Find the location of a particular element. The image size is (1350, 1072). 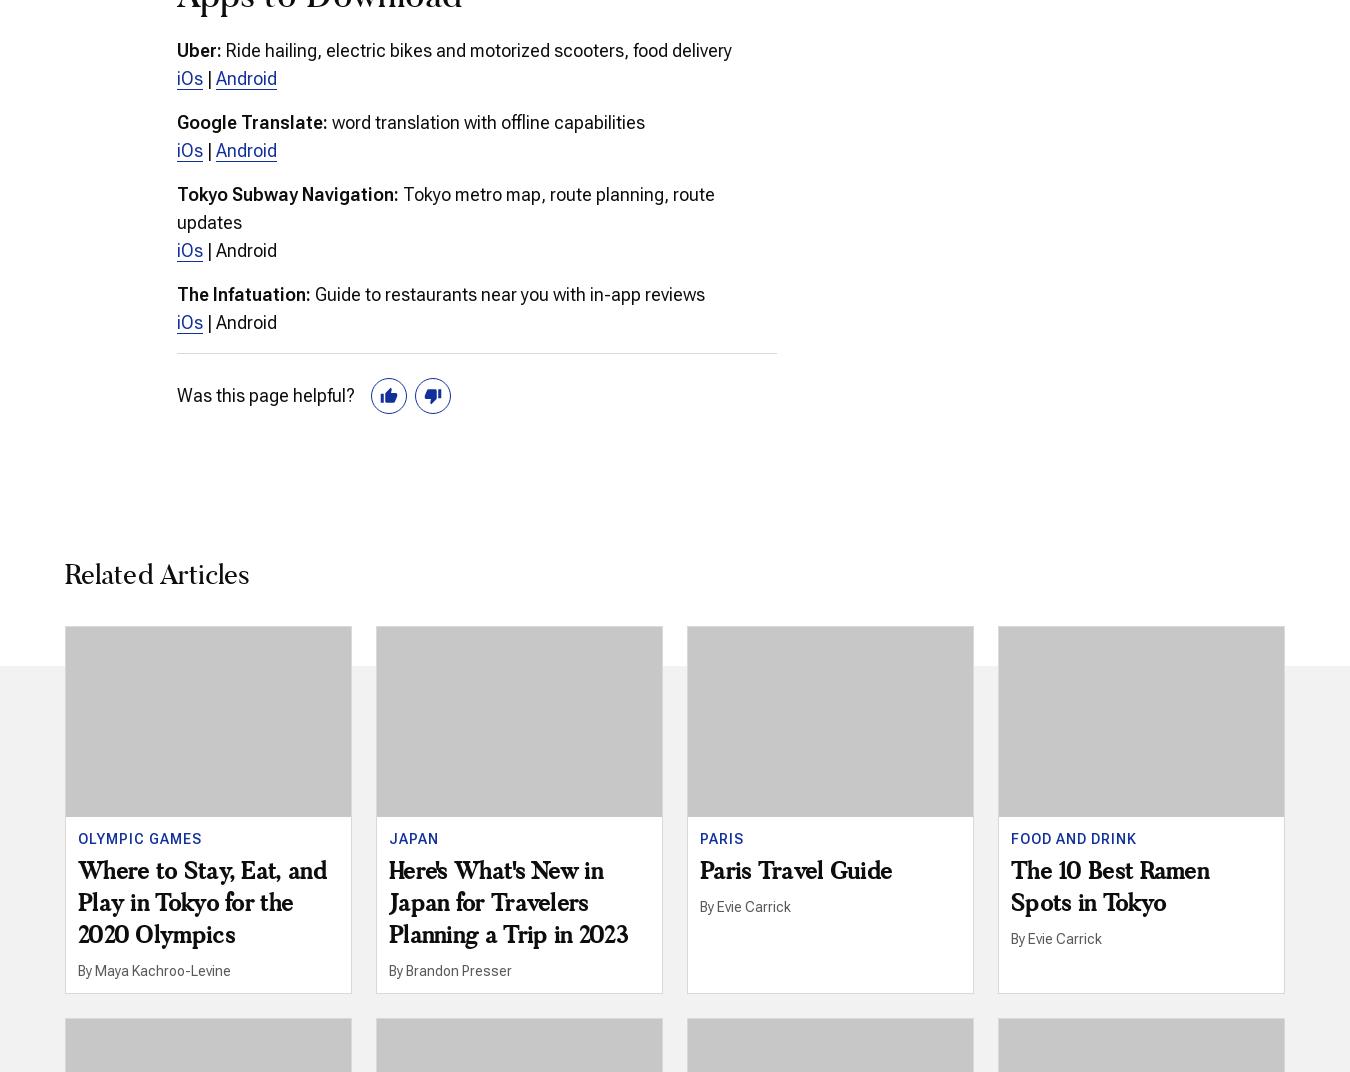

'Paris Travel Guide' is located at coordinates (795, 870).